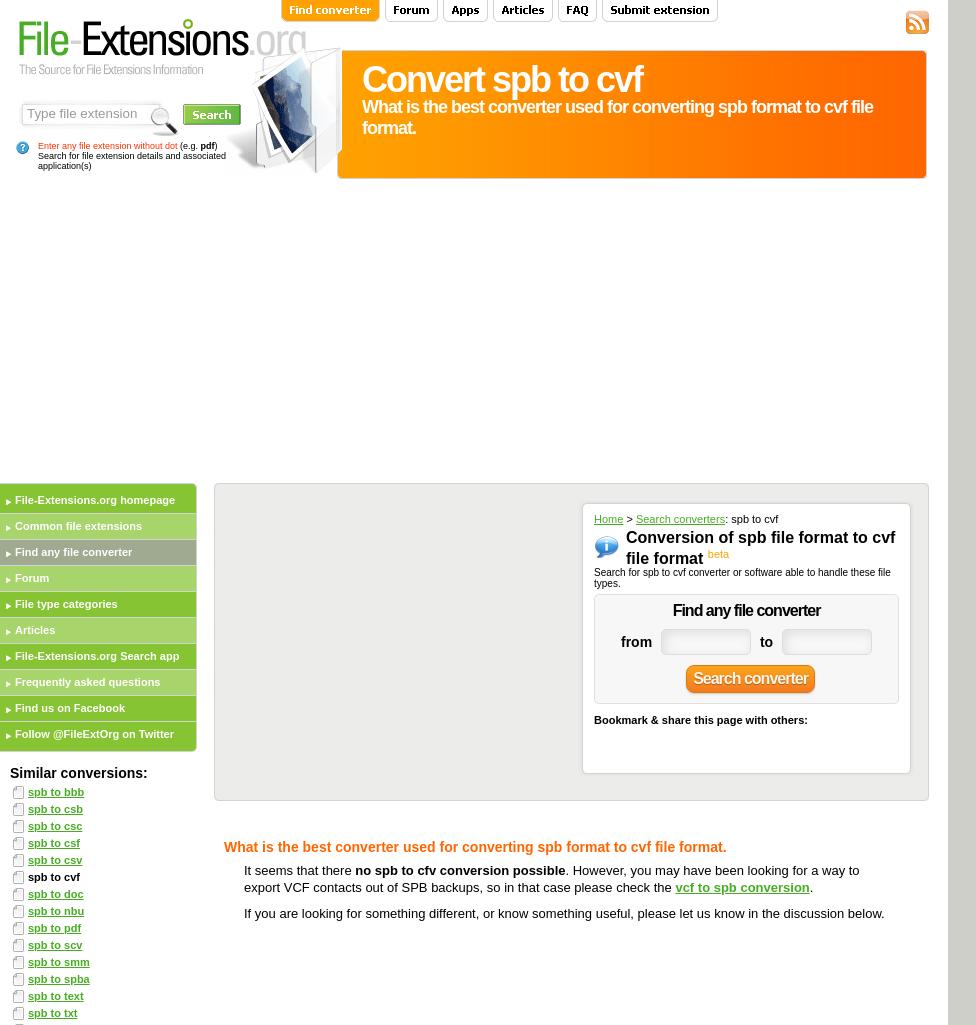  I want to click on 'vcf to spb conversion', so click(741, 885).